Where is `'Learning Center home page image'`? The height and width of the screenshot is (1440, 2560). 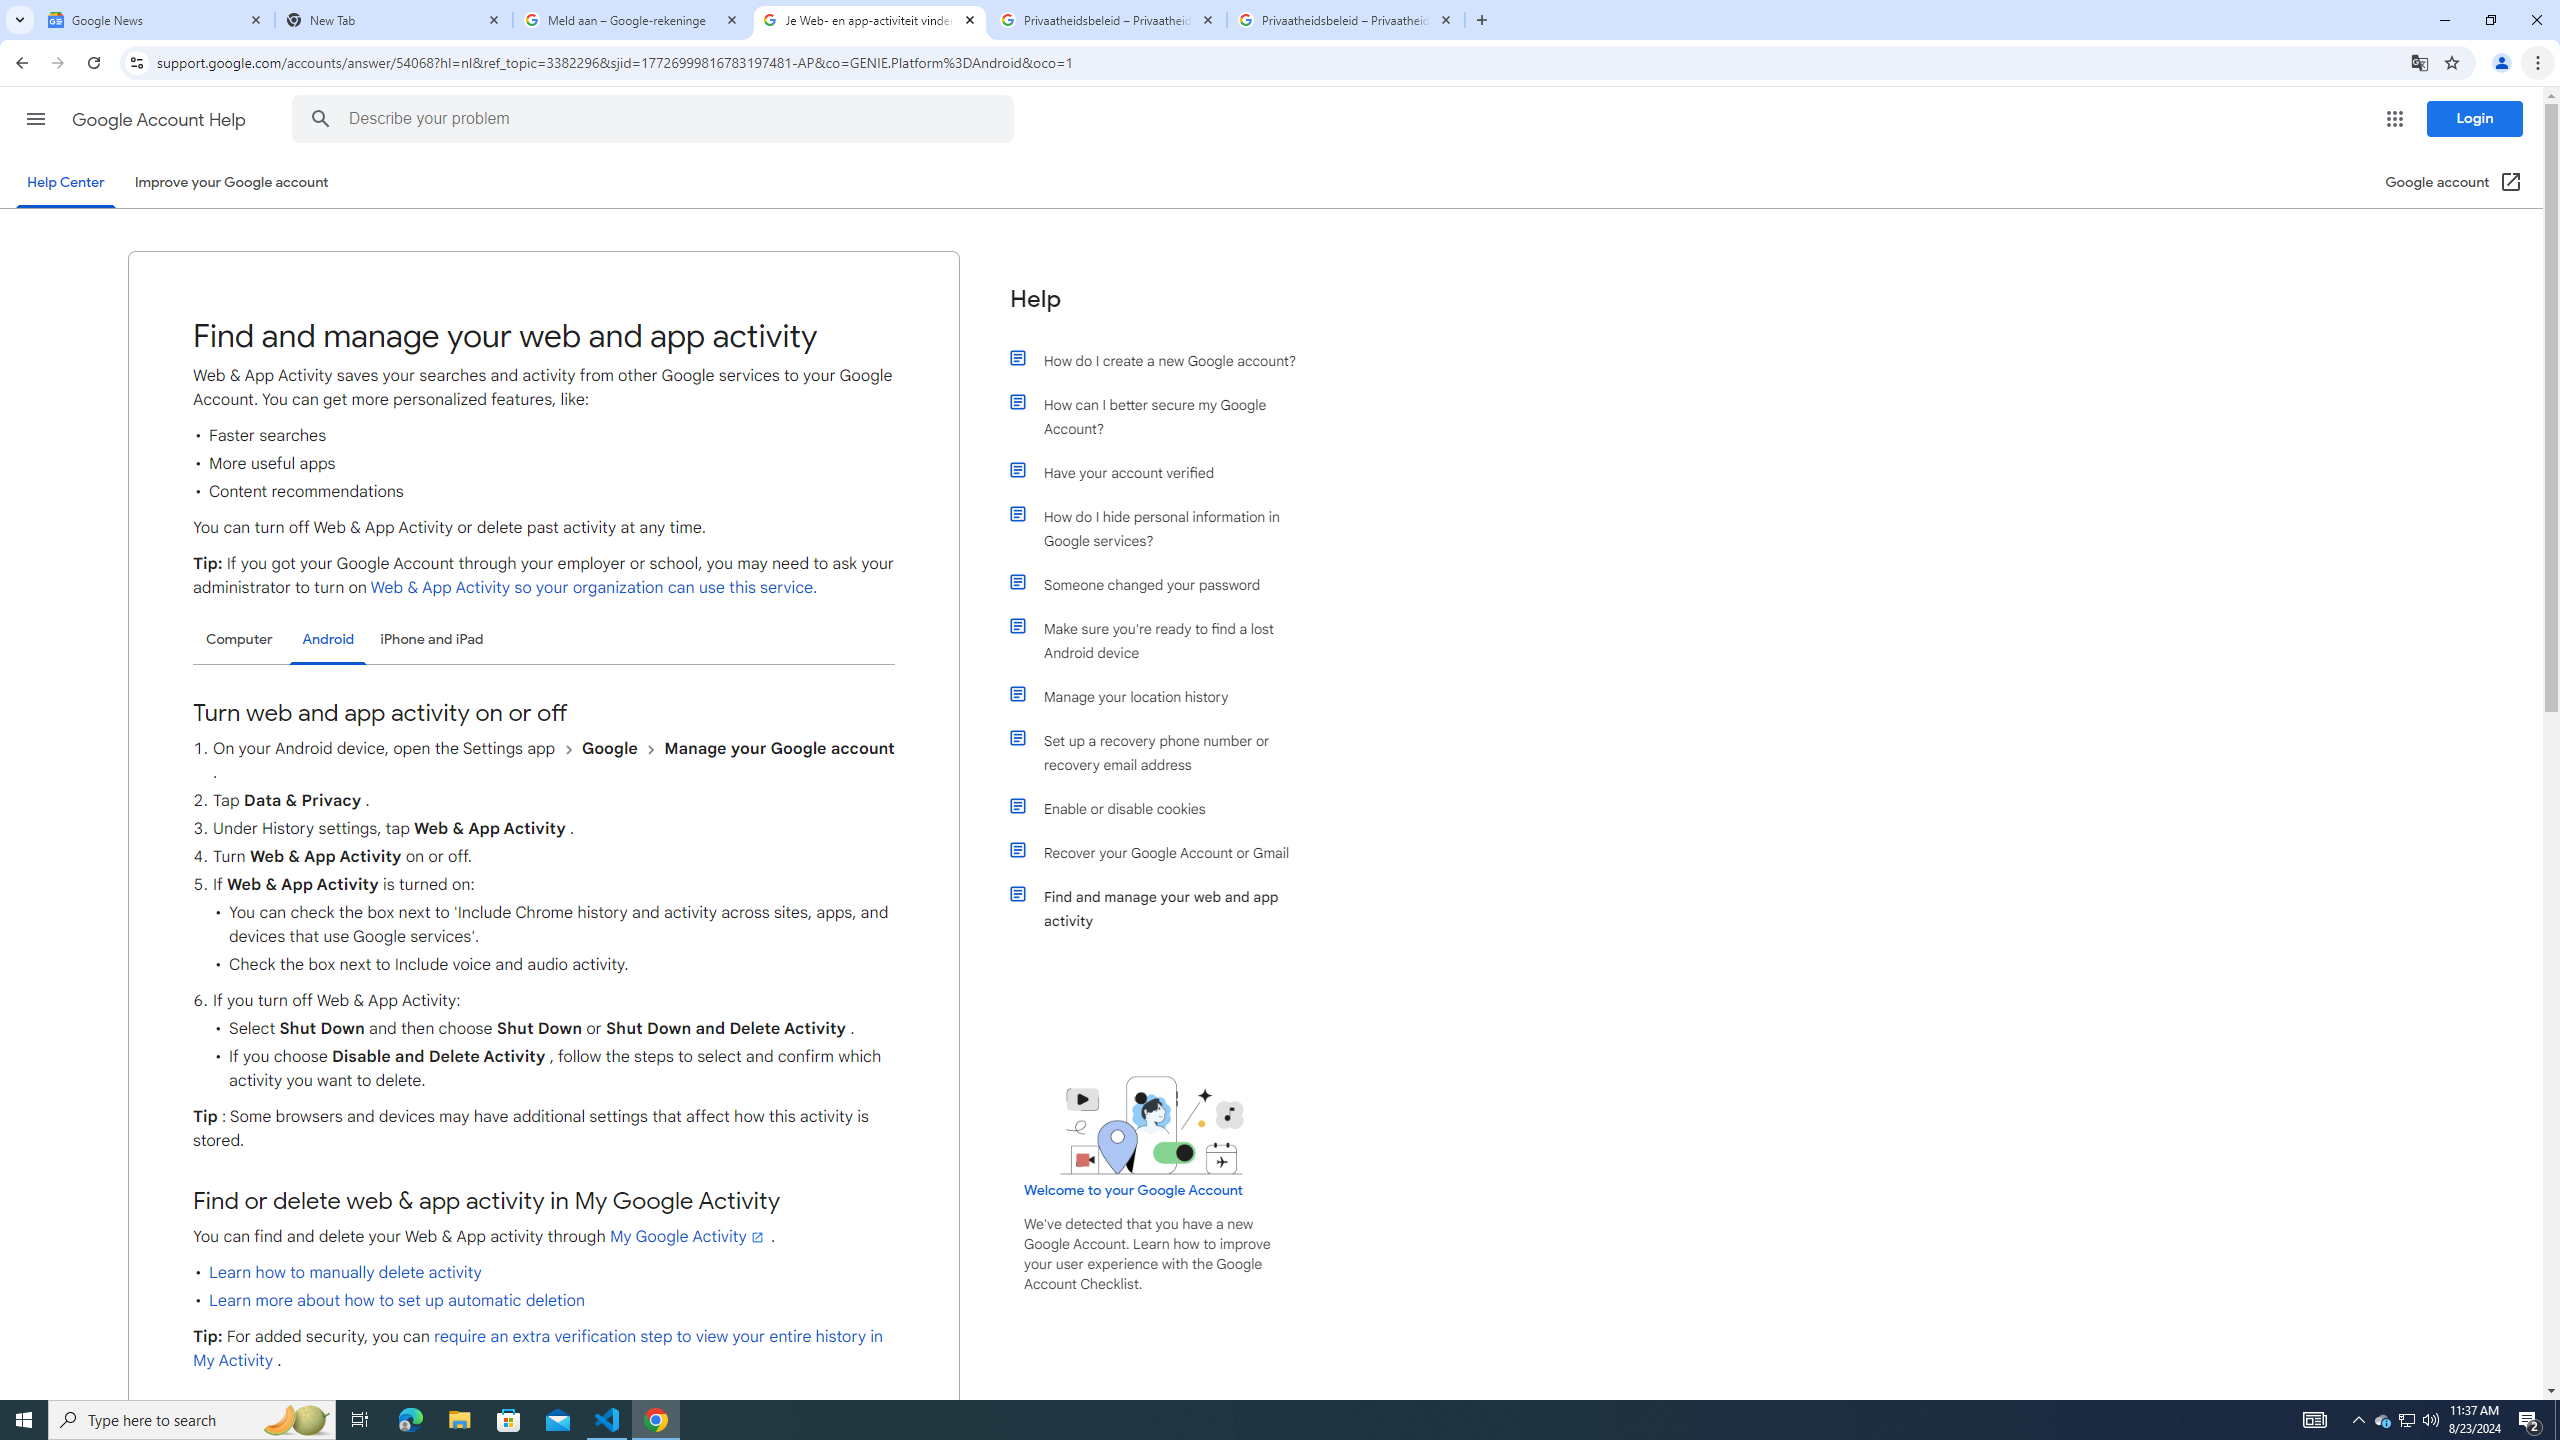
'Learning Center home page image' is located at coordinates (1151, 1125).